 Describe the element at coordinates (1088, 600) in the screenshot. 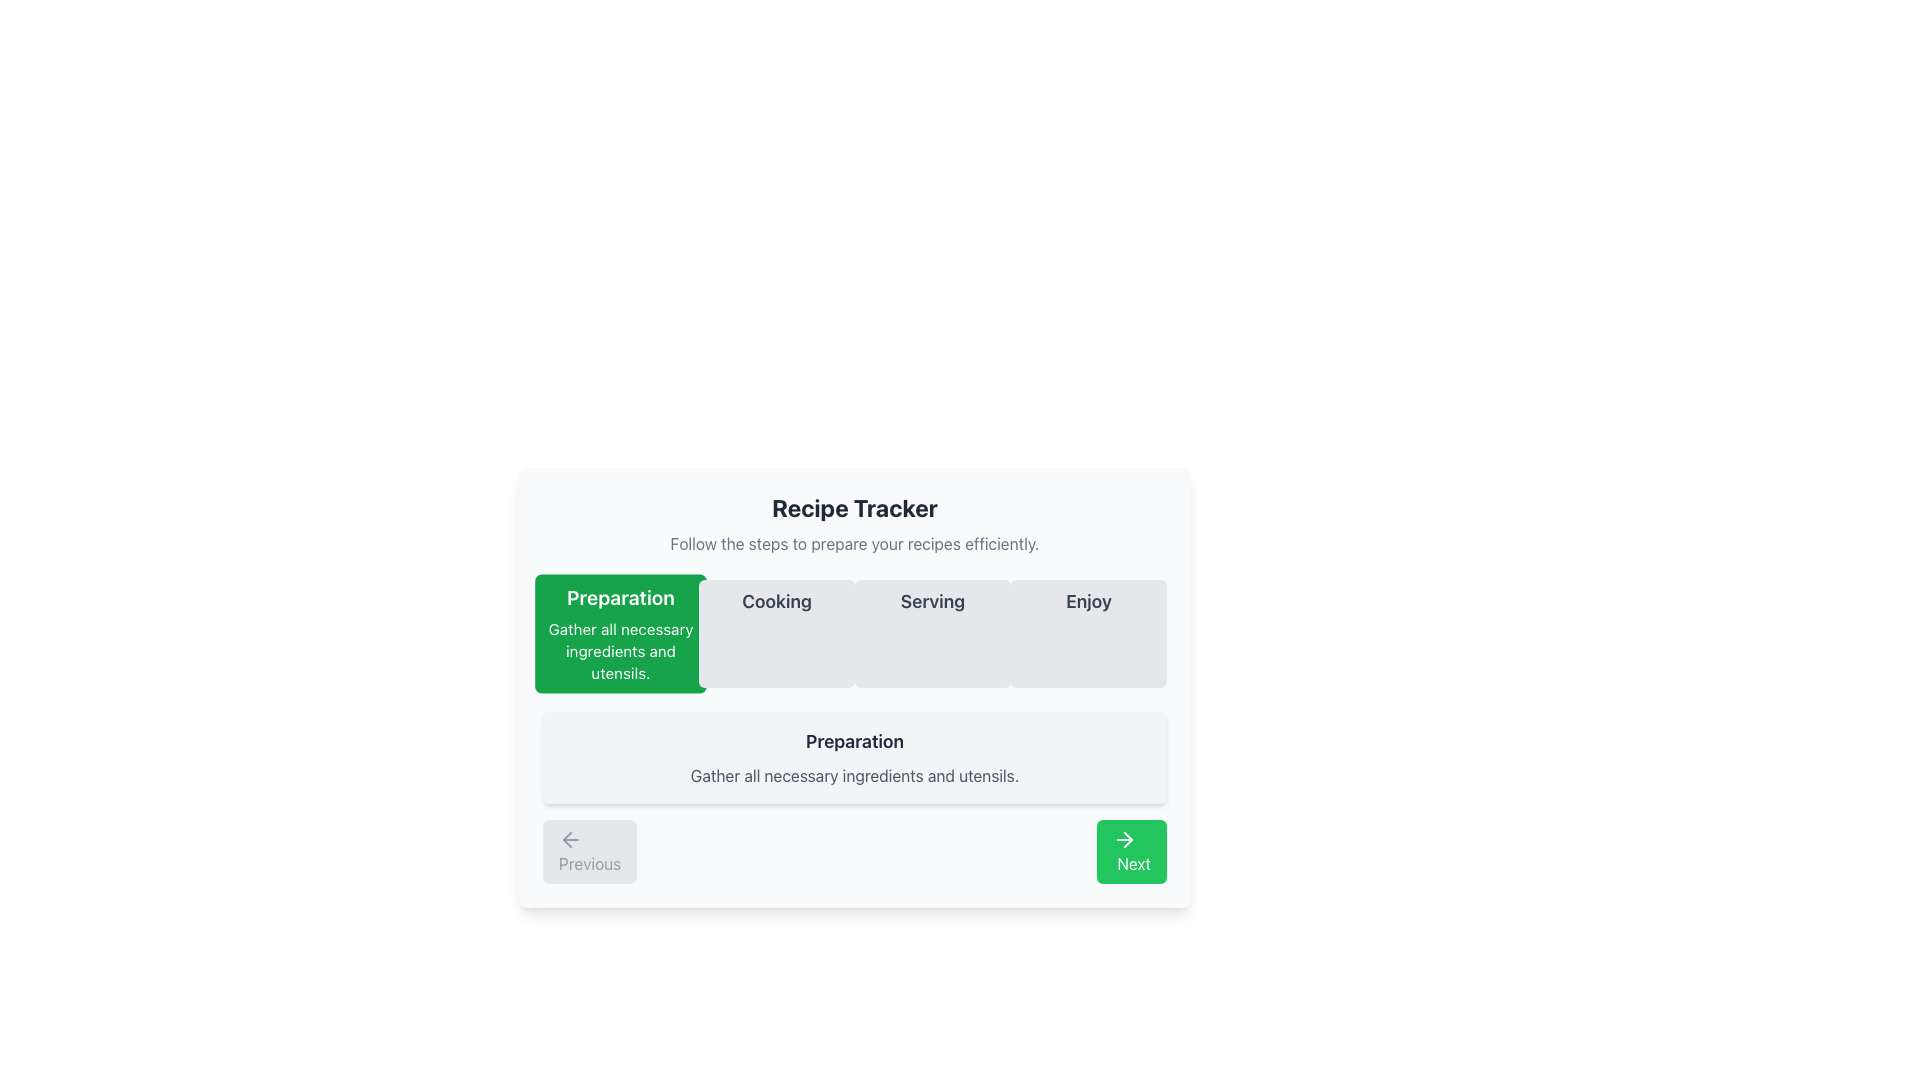

I see `the text label displaying 'Enjoy' in bold and large font, located at the top-right corner of the horizontal step navigation bar` at that location.